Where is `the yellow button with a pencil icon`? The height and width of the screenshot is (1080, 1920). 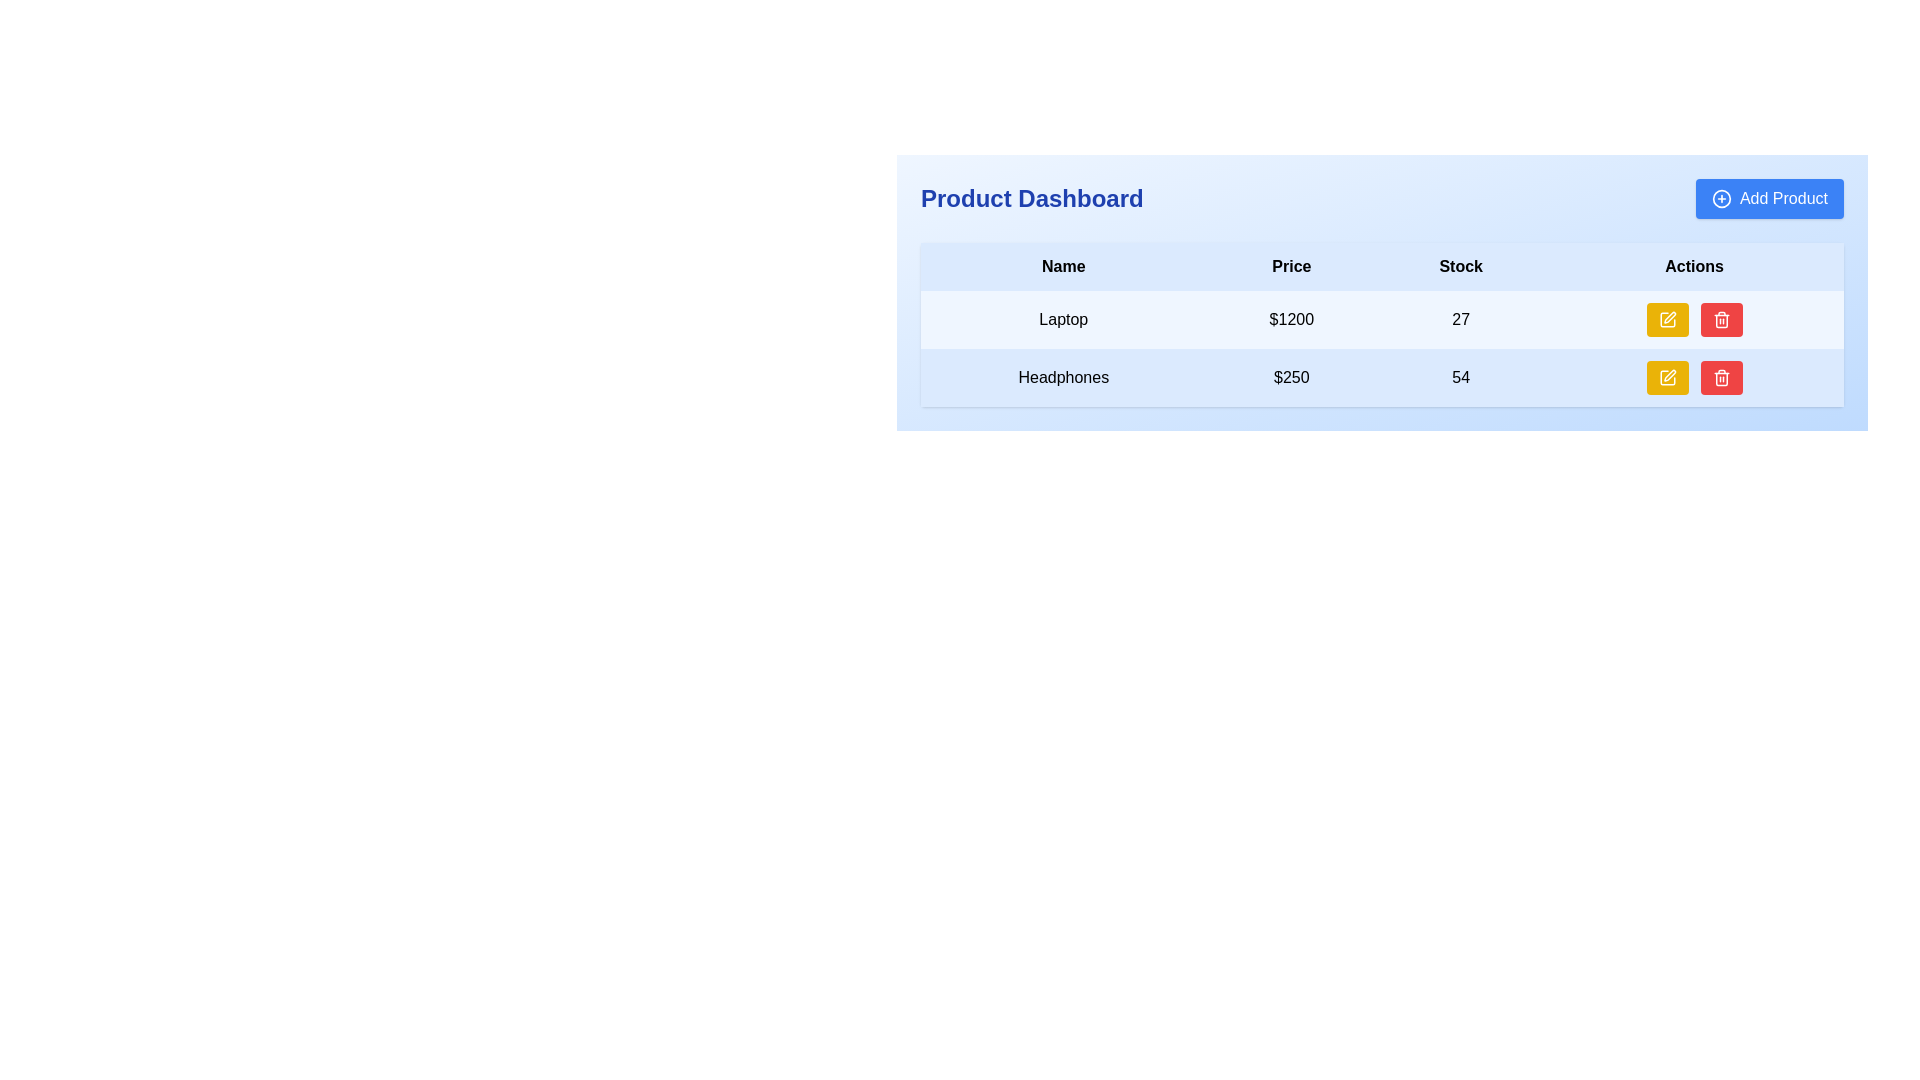 the yellow button with a pencil icon is located at coordinates (1693, 378).